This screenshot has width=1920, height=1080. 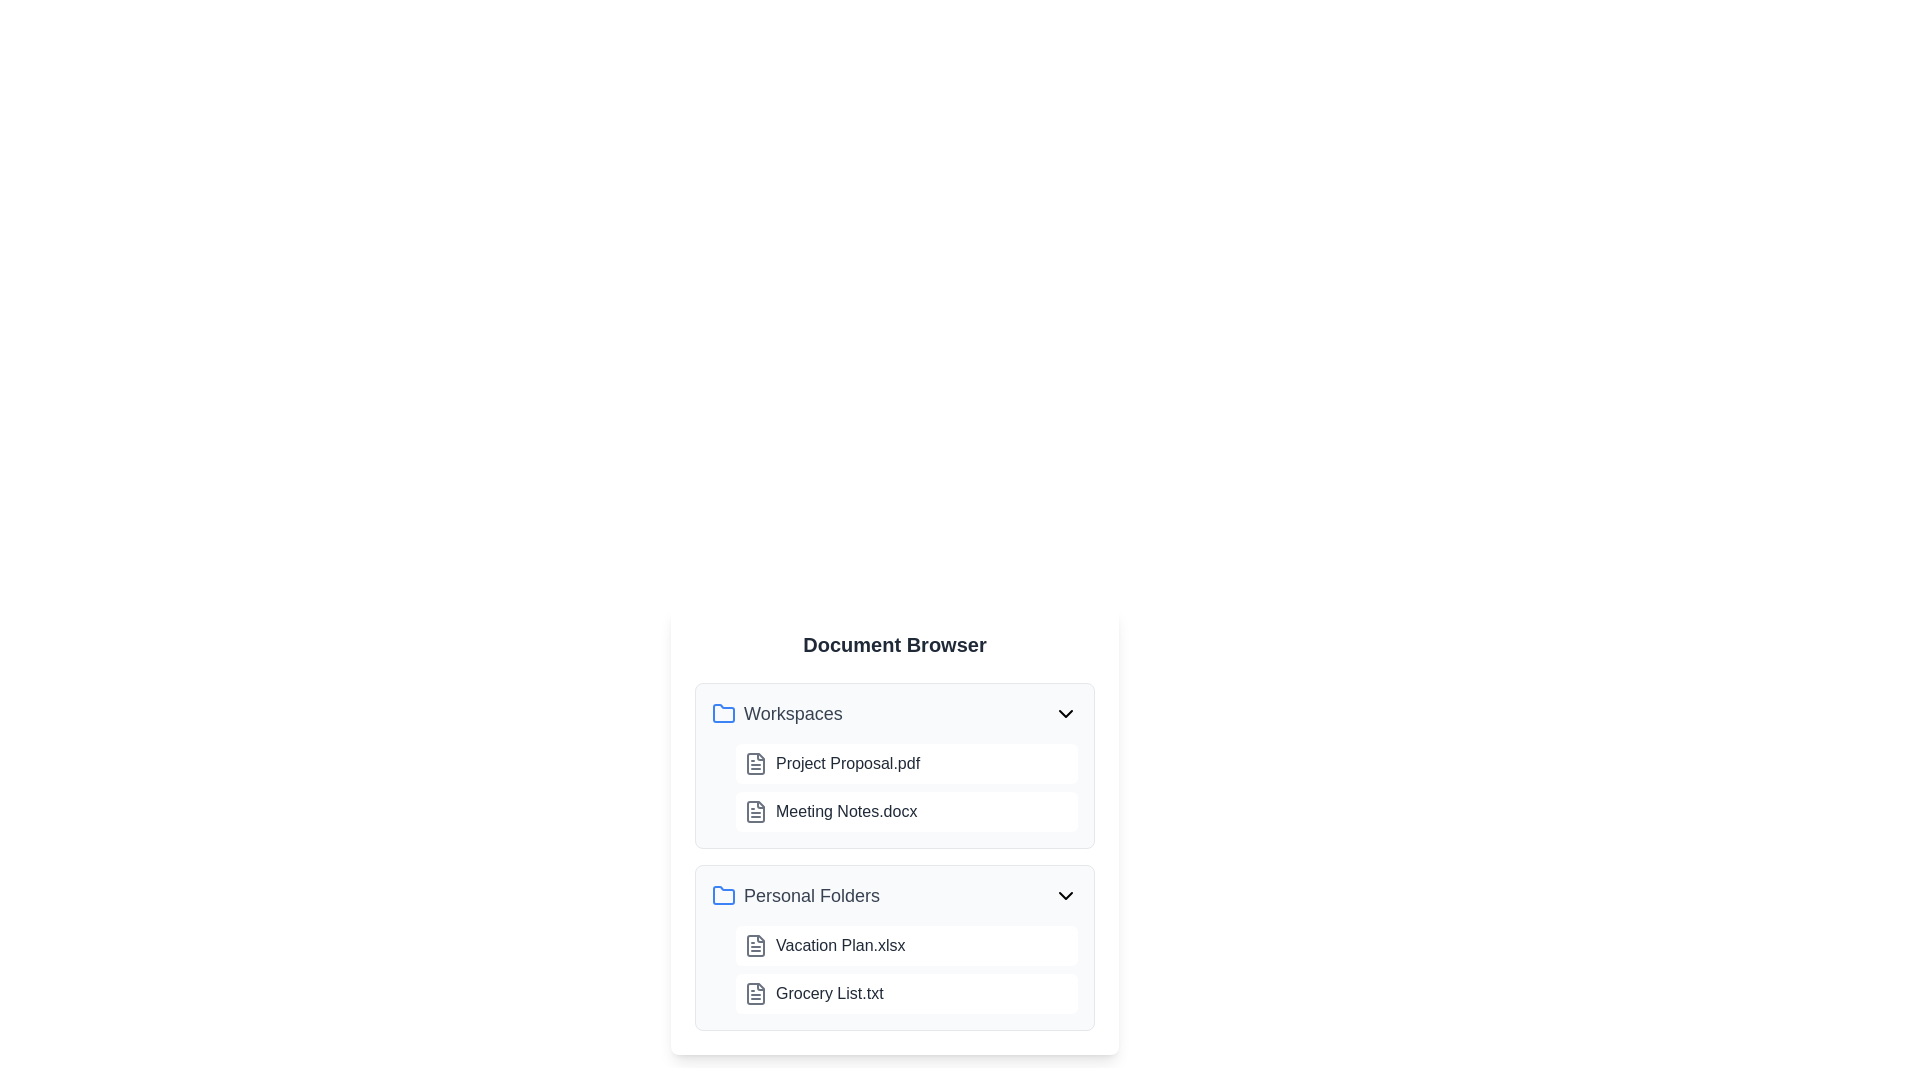 What do you see at coordinates (723, 894) in the screenshot?
I see `the 'Personal Folders' icon, which is located to the left of the text 'Personal Folders'` at bounding box center [723, 894].